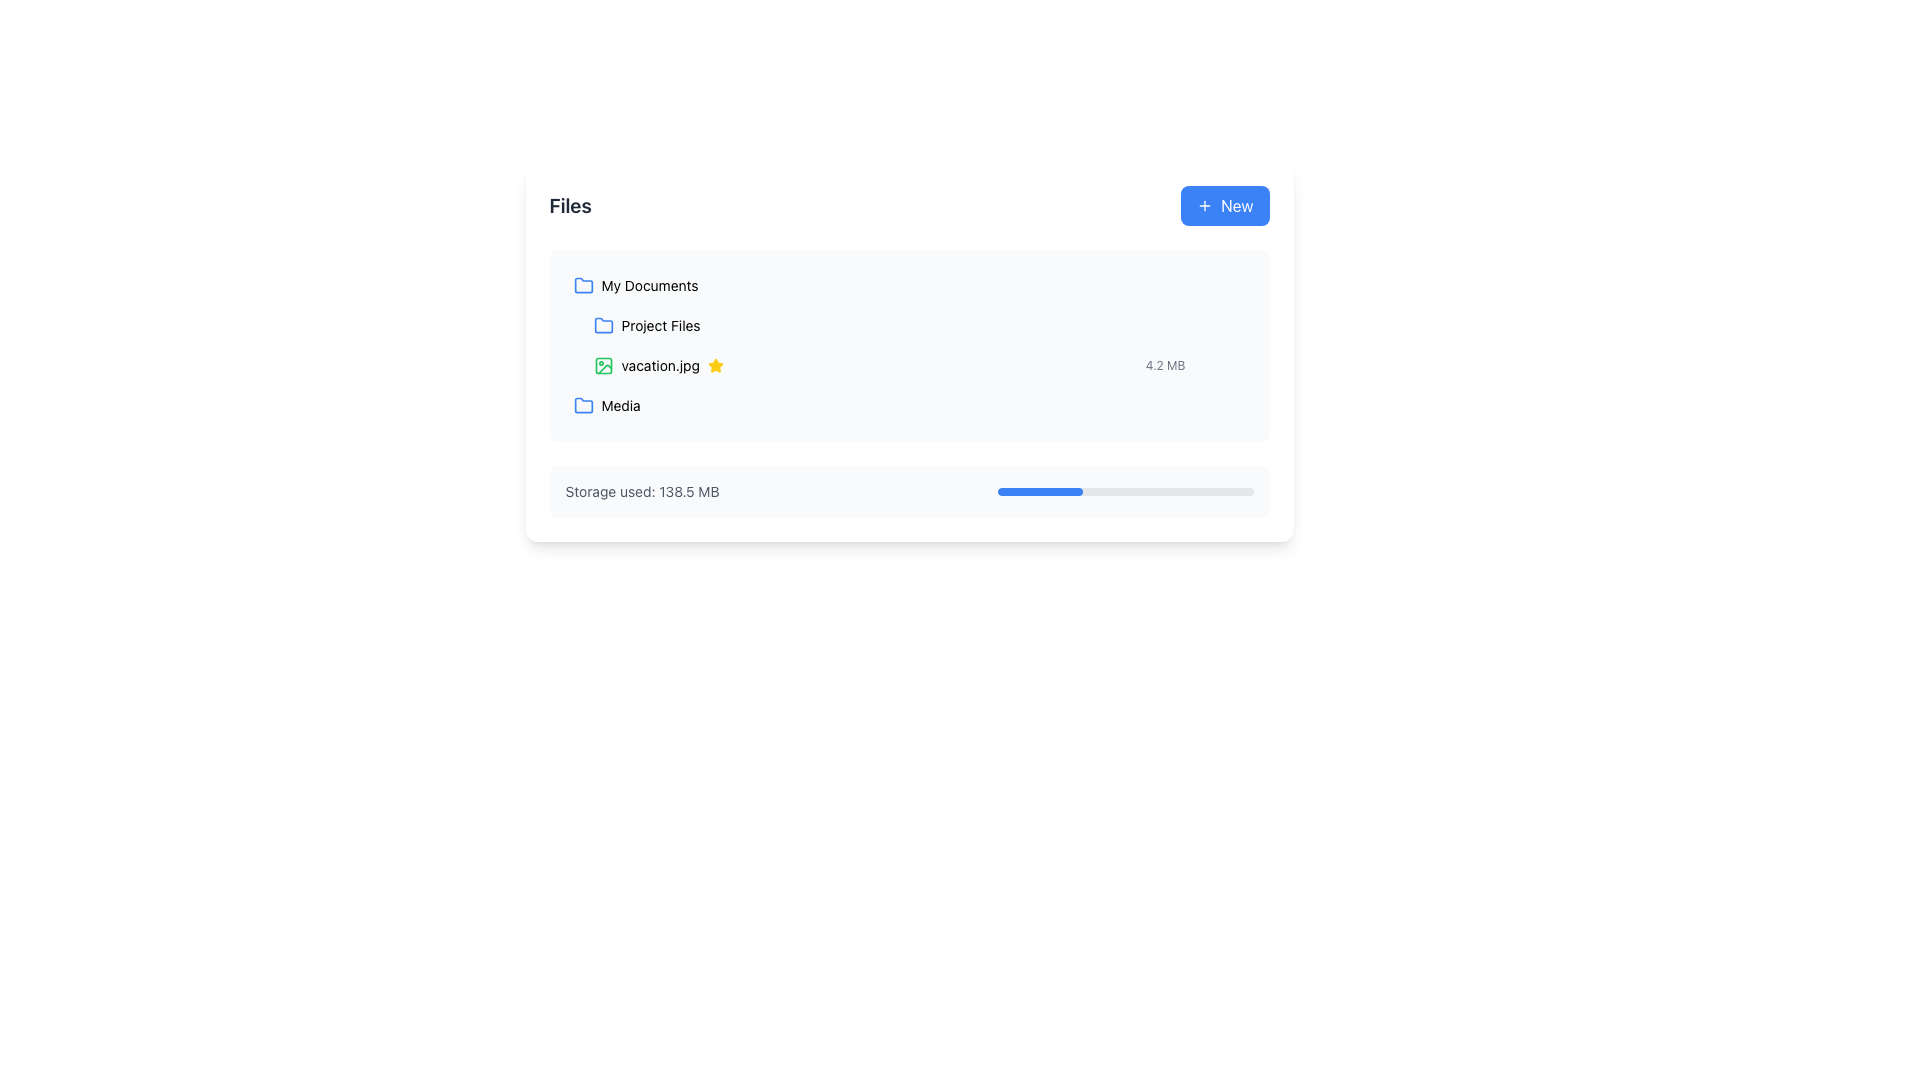 The width and height of the screenshot is (1920, 1080). Describe the element at coordinates (1232, 366) in the screenshot. I see `the menu trigger (vertical ellipsis) located on the right side of the row containing the file 'vacation.jpg'` at that location.